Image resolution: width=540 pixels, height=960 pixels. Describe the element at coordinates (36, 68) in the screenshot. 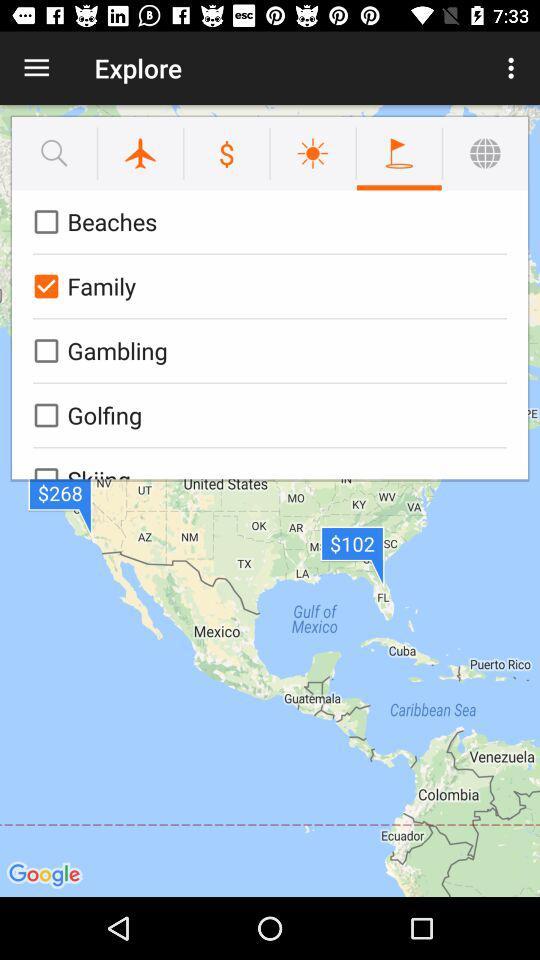

I see `item to the left of the explore` at that location.